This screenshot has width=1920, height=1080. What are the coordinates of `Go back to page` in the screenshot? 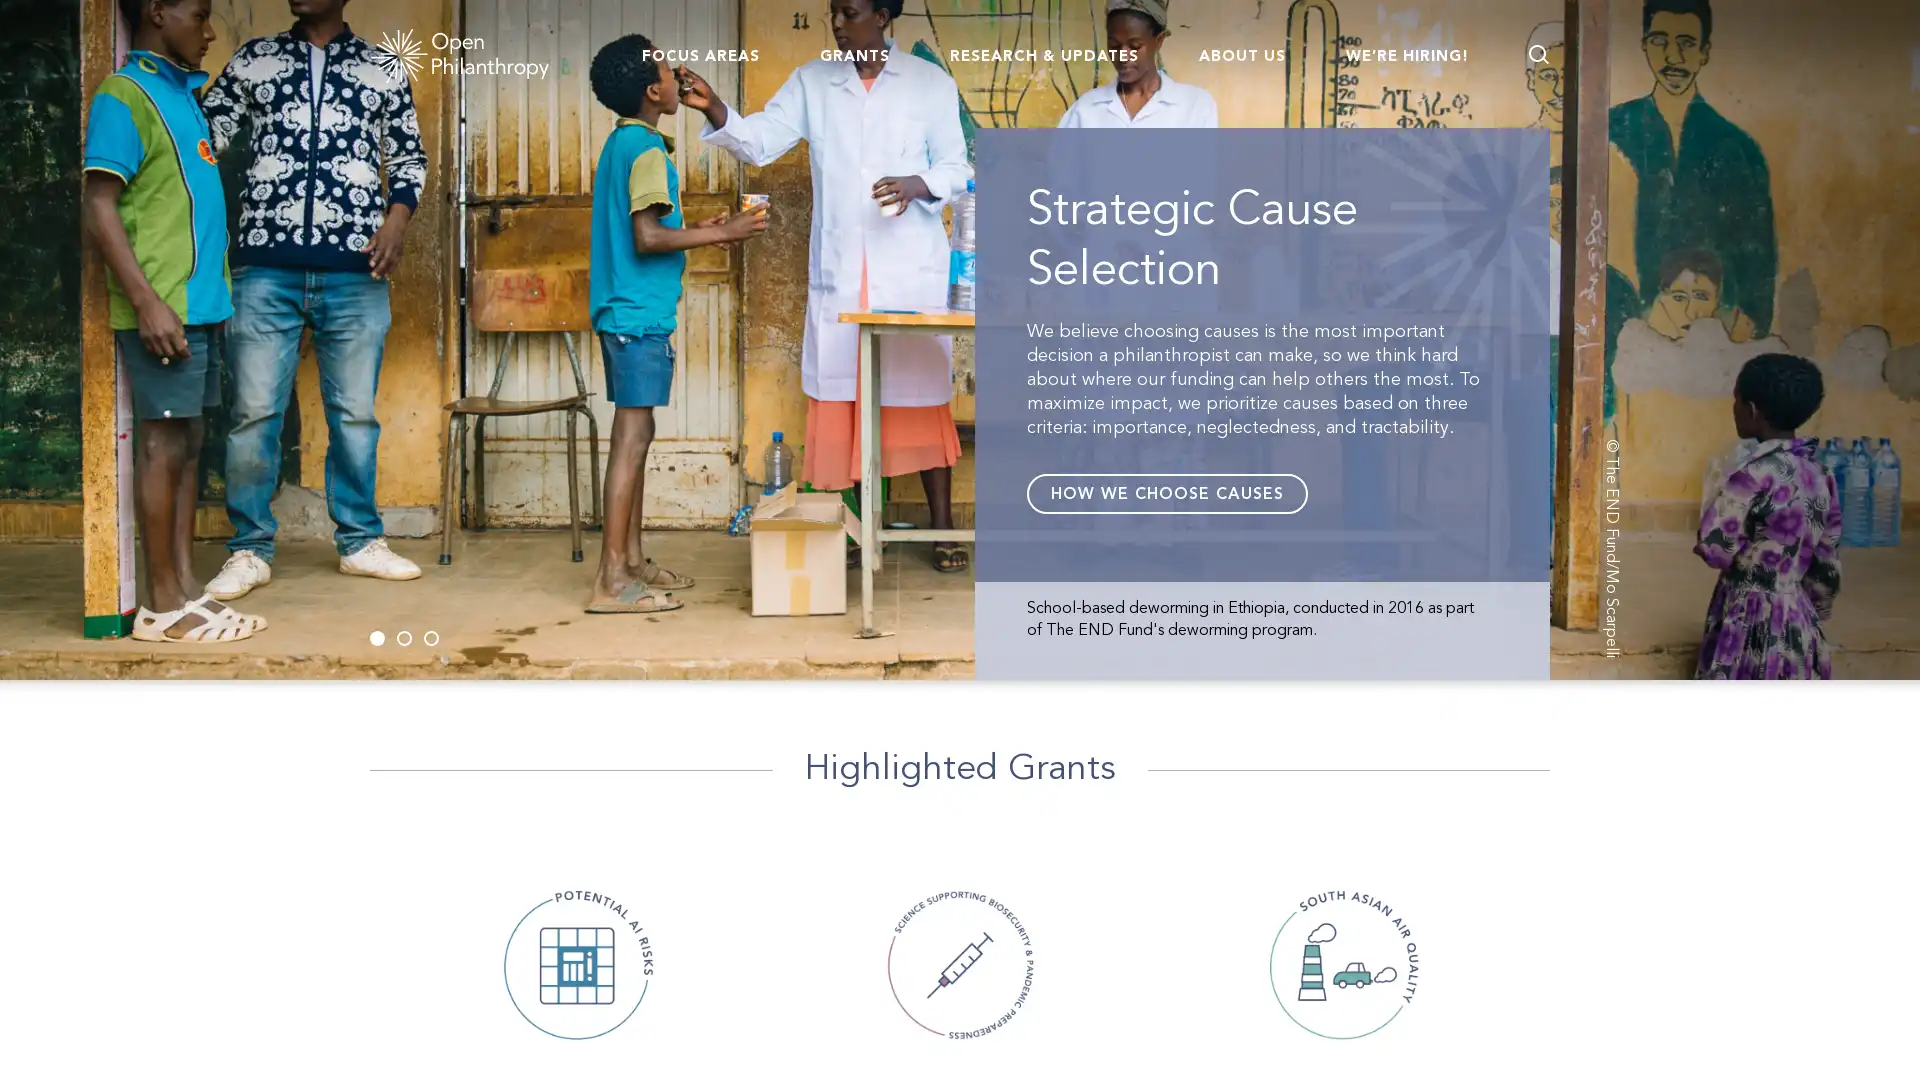 It's located at (1886, 43).